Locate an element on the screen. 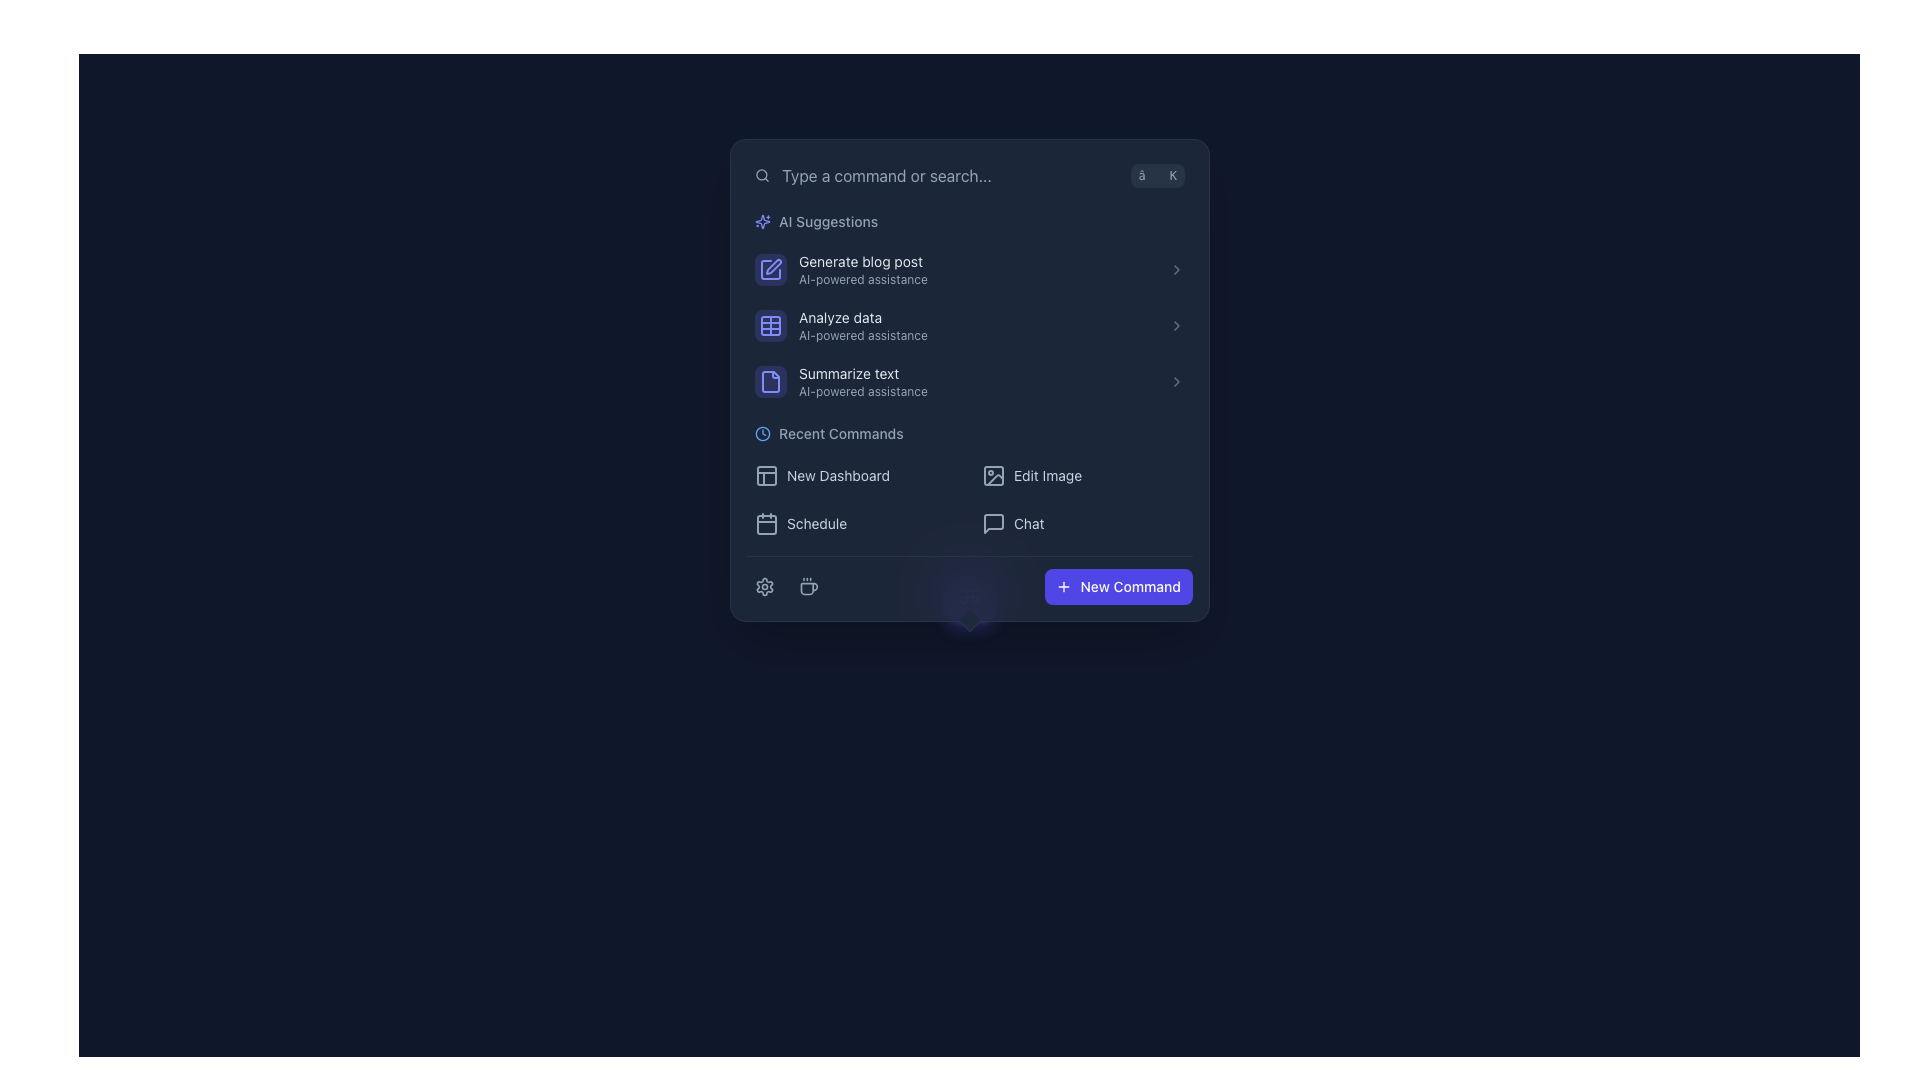 Image resolution: width=1920 pixels, height=1080 pixels. to select the first AI suggestion option in the vertical list labeled 'AI Suggestions' is located at coordinates (977, 261).